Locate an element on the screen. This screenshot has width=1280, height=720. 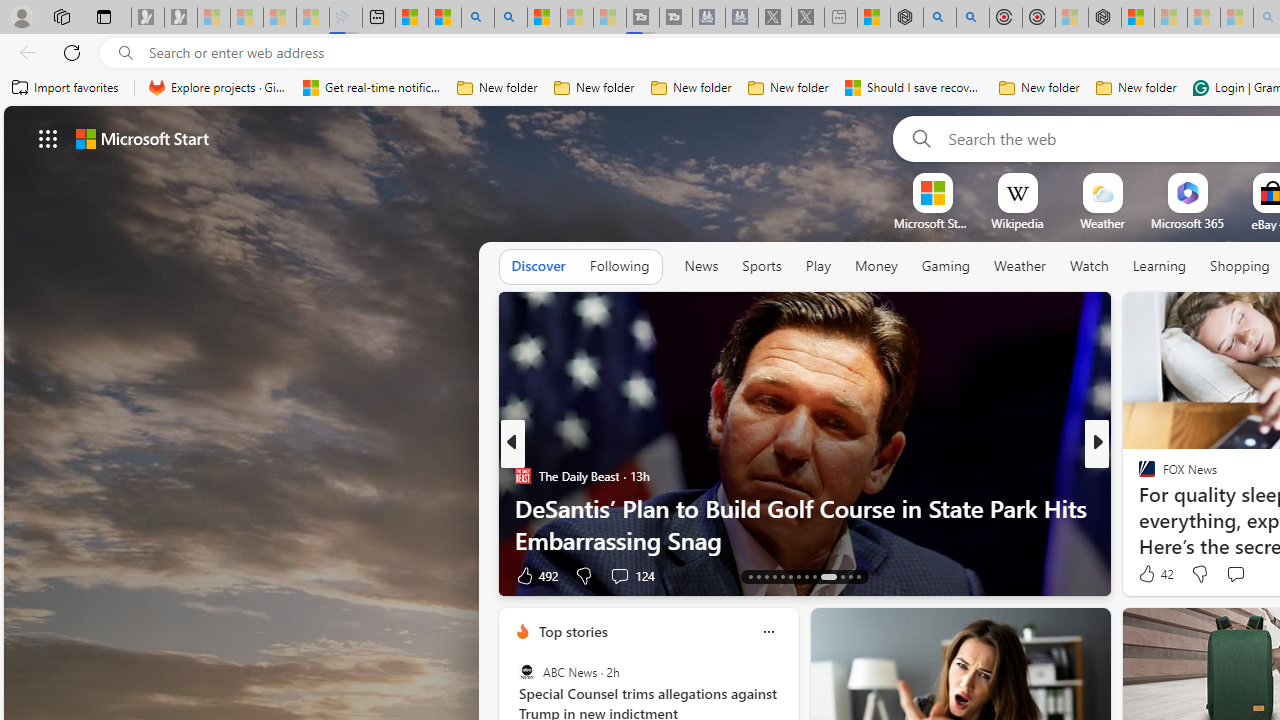
'Weather' is located at coordinates (1020, 266).